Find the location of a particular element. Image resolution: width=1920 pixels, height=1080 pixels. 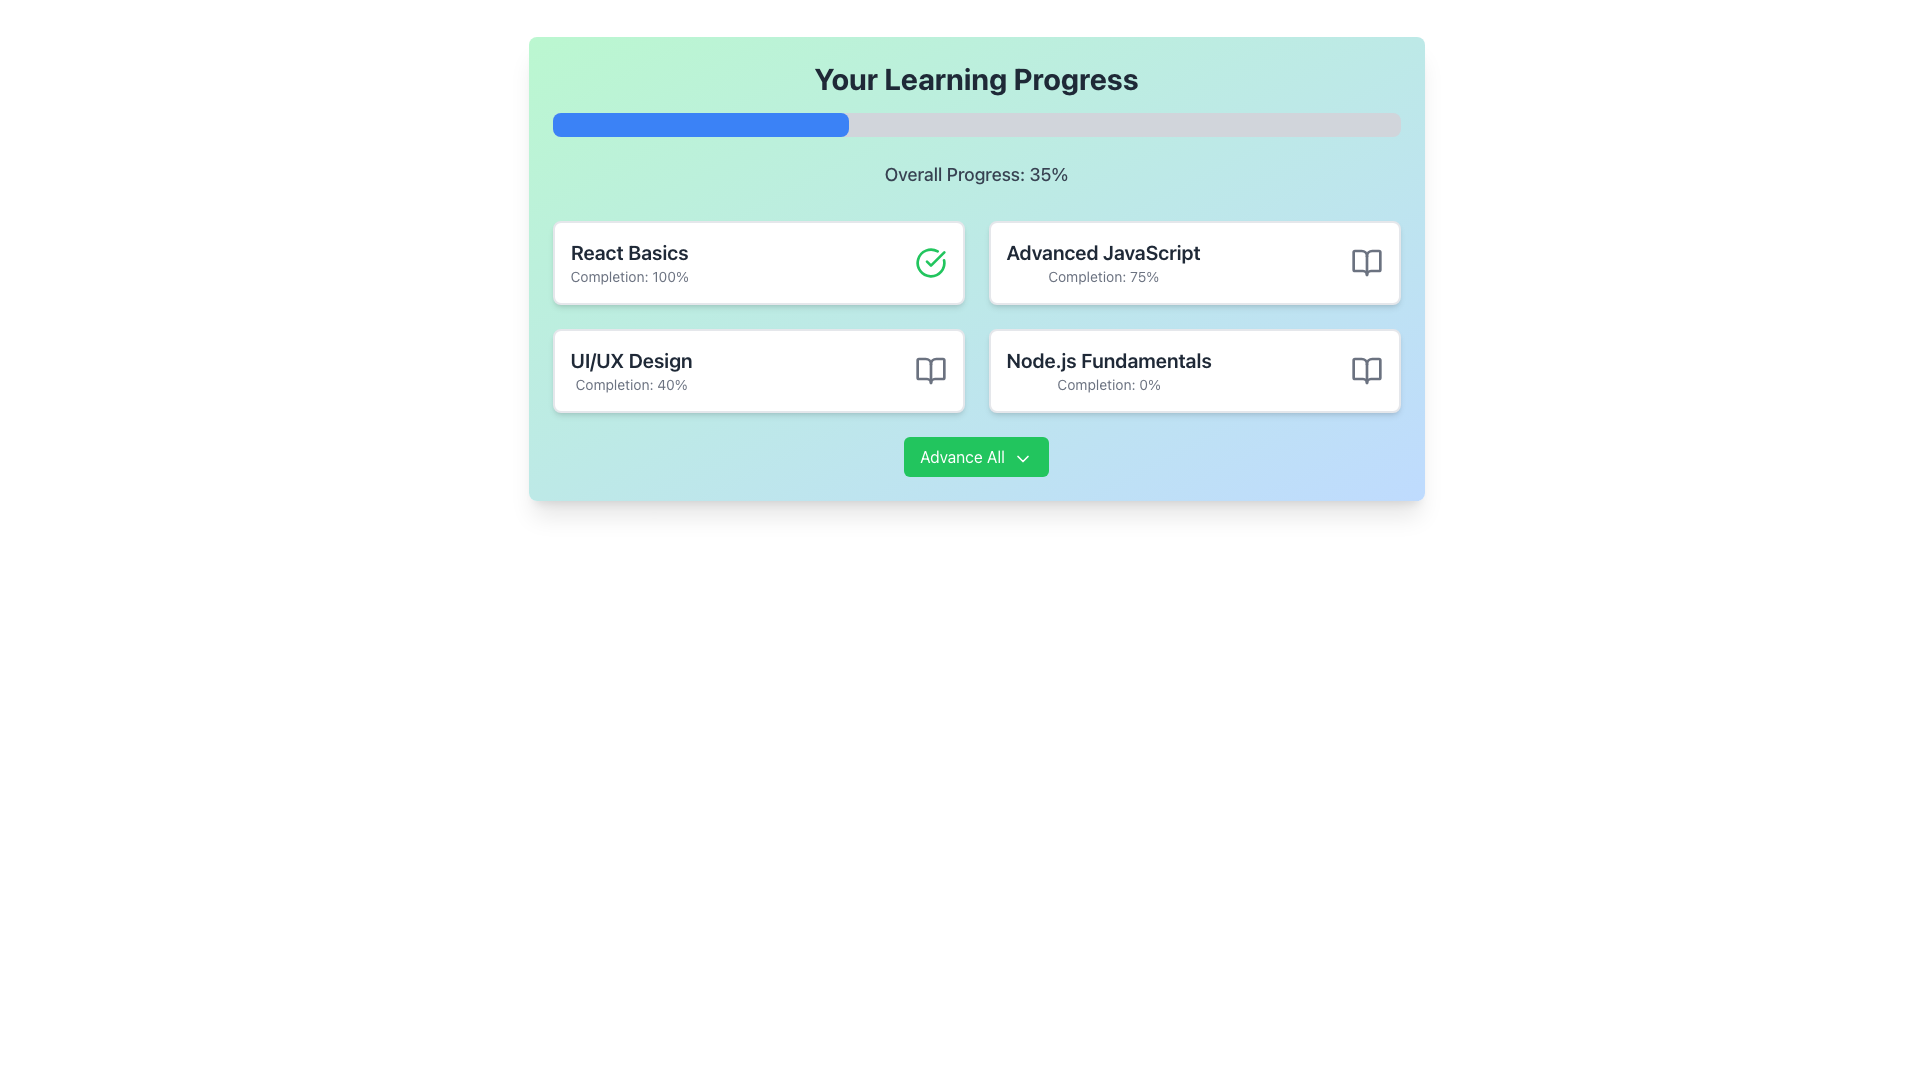

the informational text displaying the course title 'React Basics' and its completion percentage '100%' within the learning progress dashboard is located at coordinates (628, 261).